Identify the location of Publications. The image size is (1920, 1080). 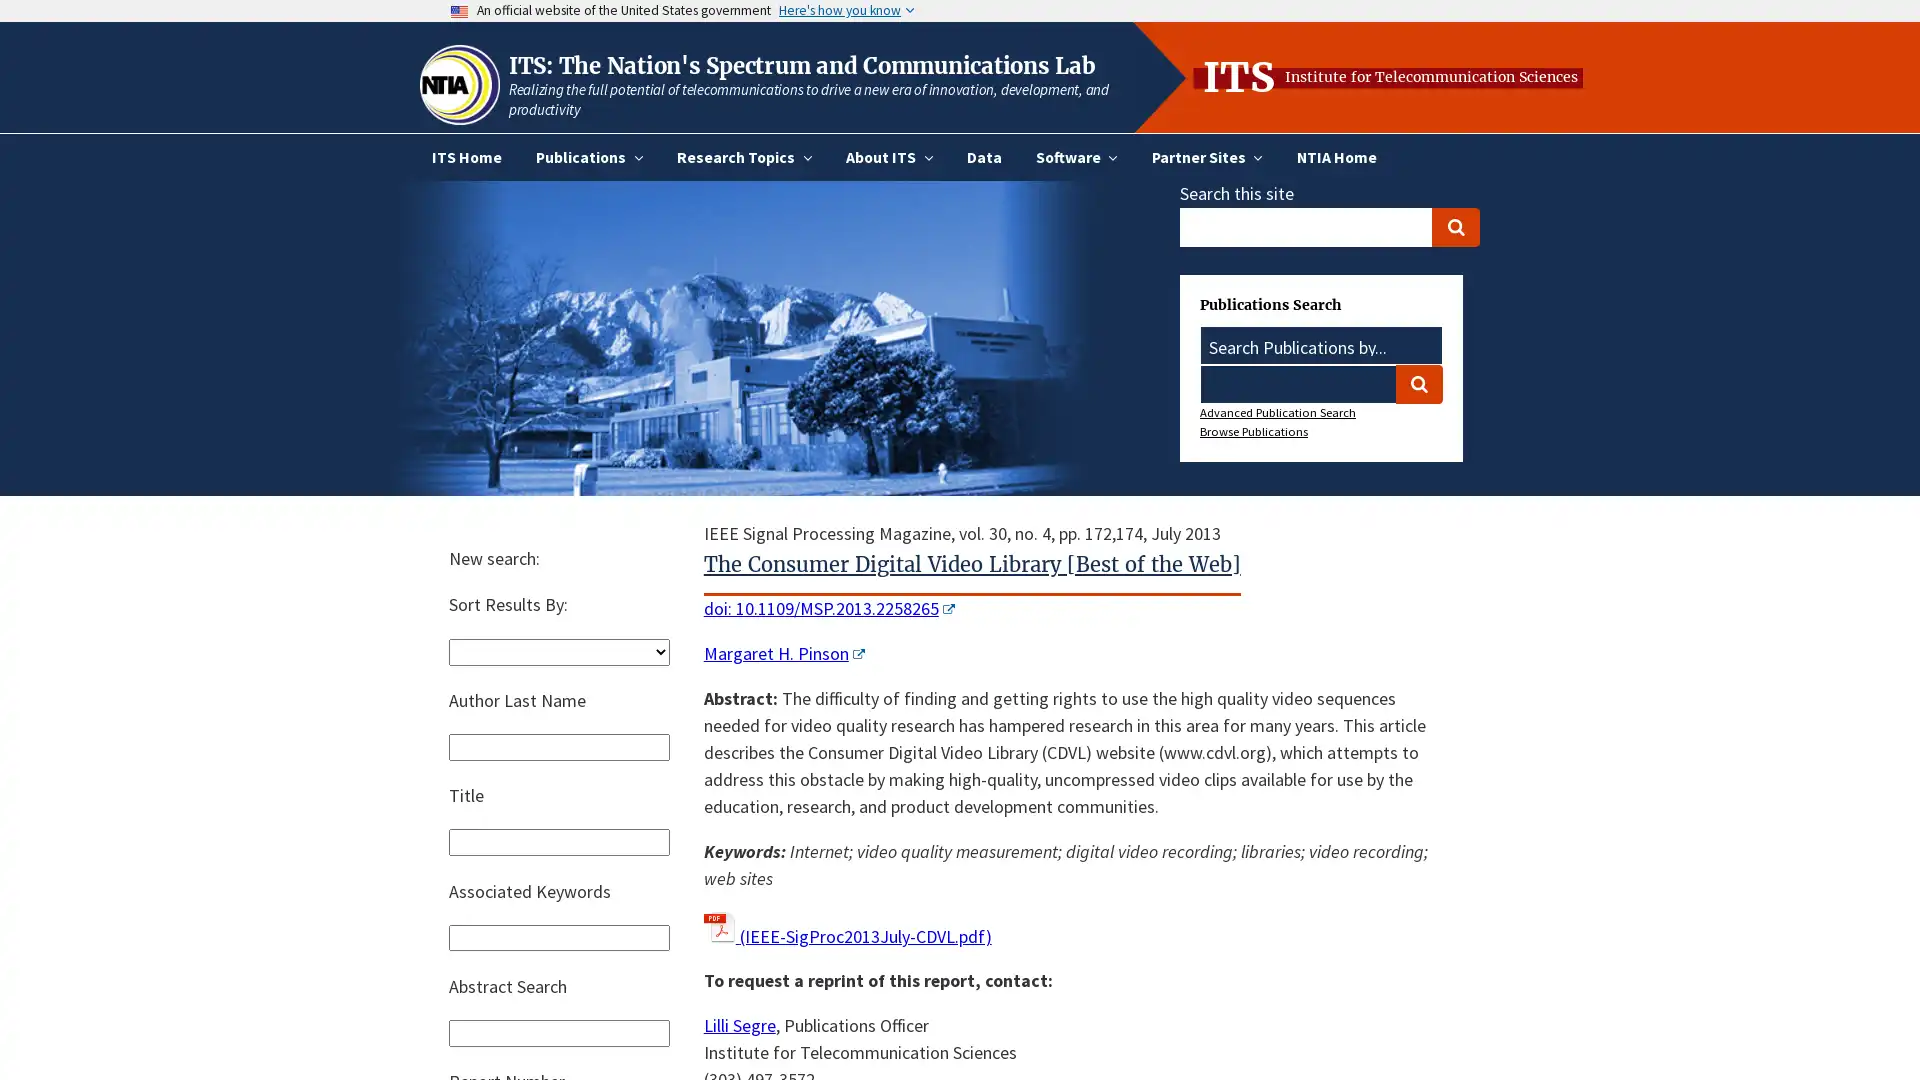
(588, 156).